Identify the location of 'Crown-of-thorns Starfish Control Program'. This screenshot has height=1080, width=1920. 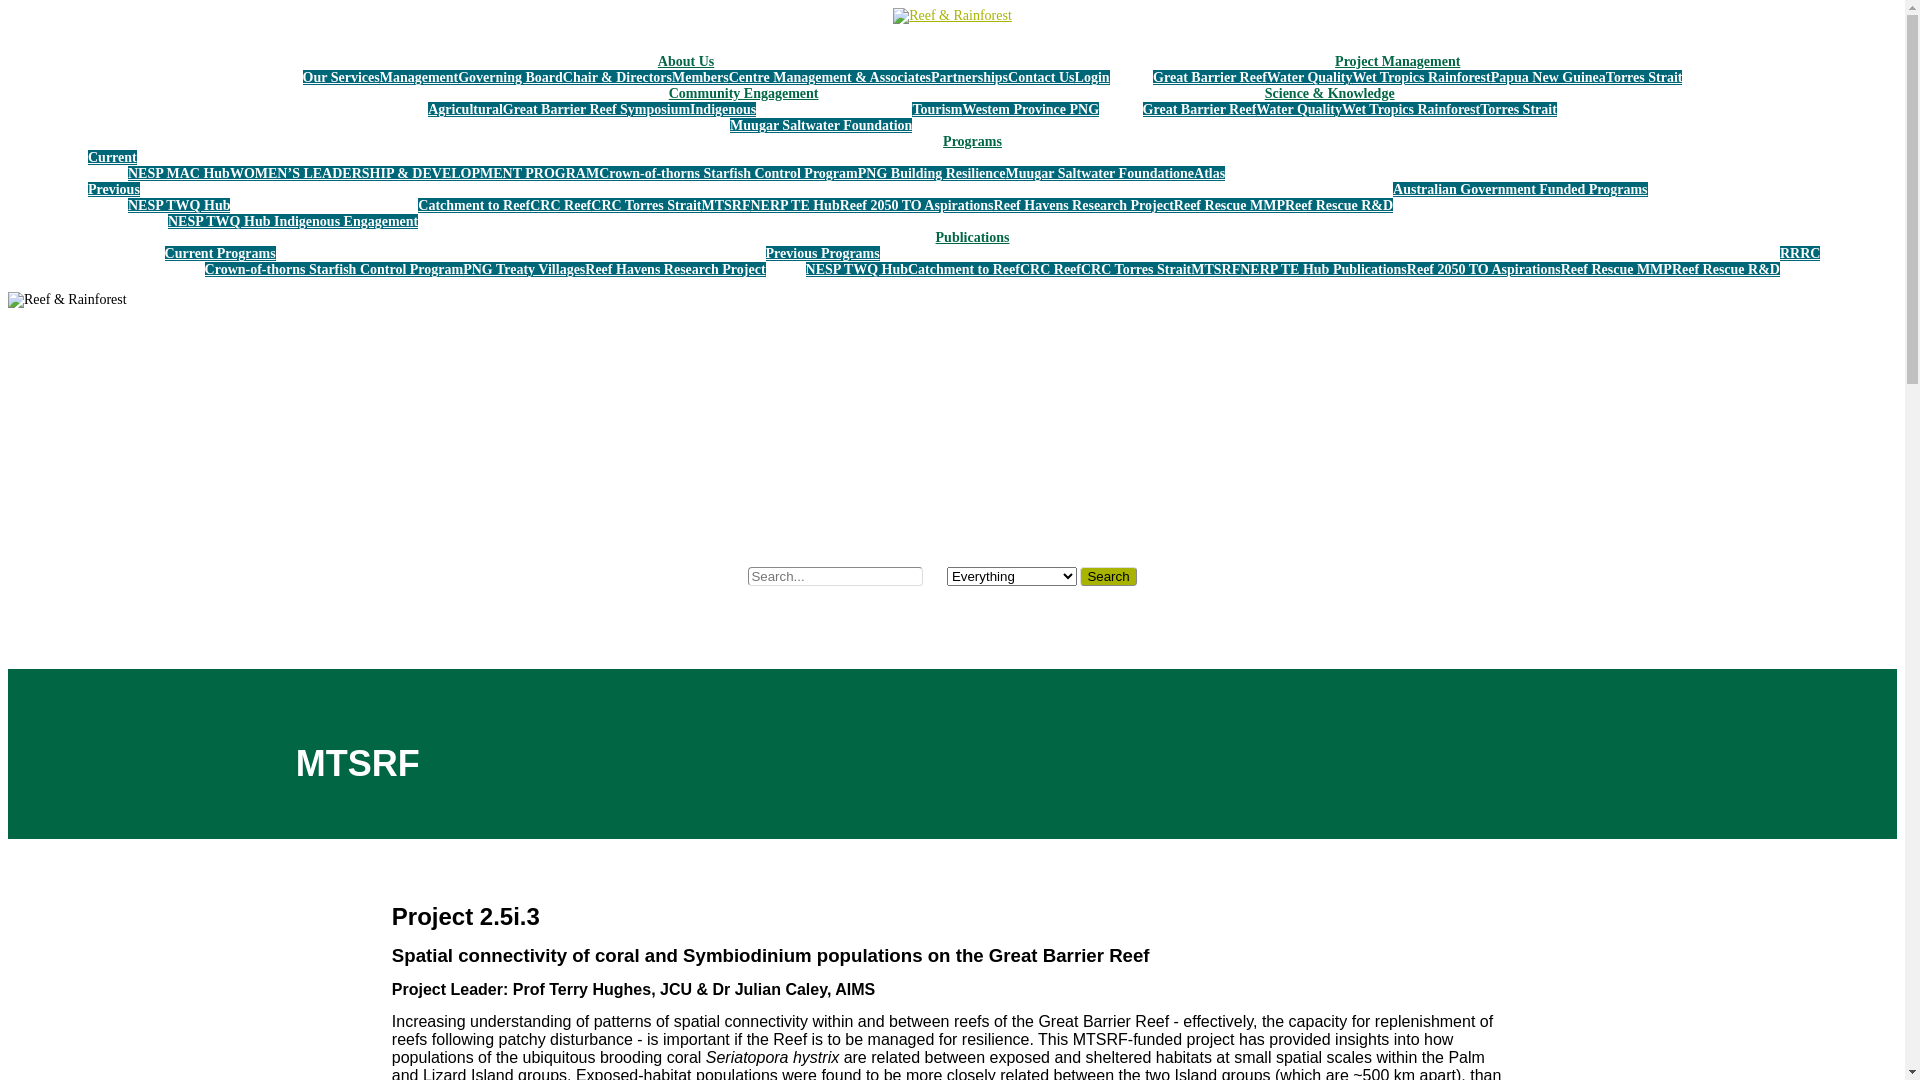
(334, 268).